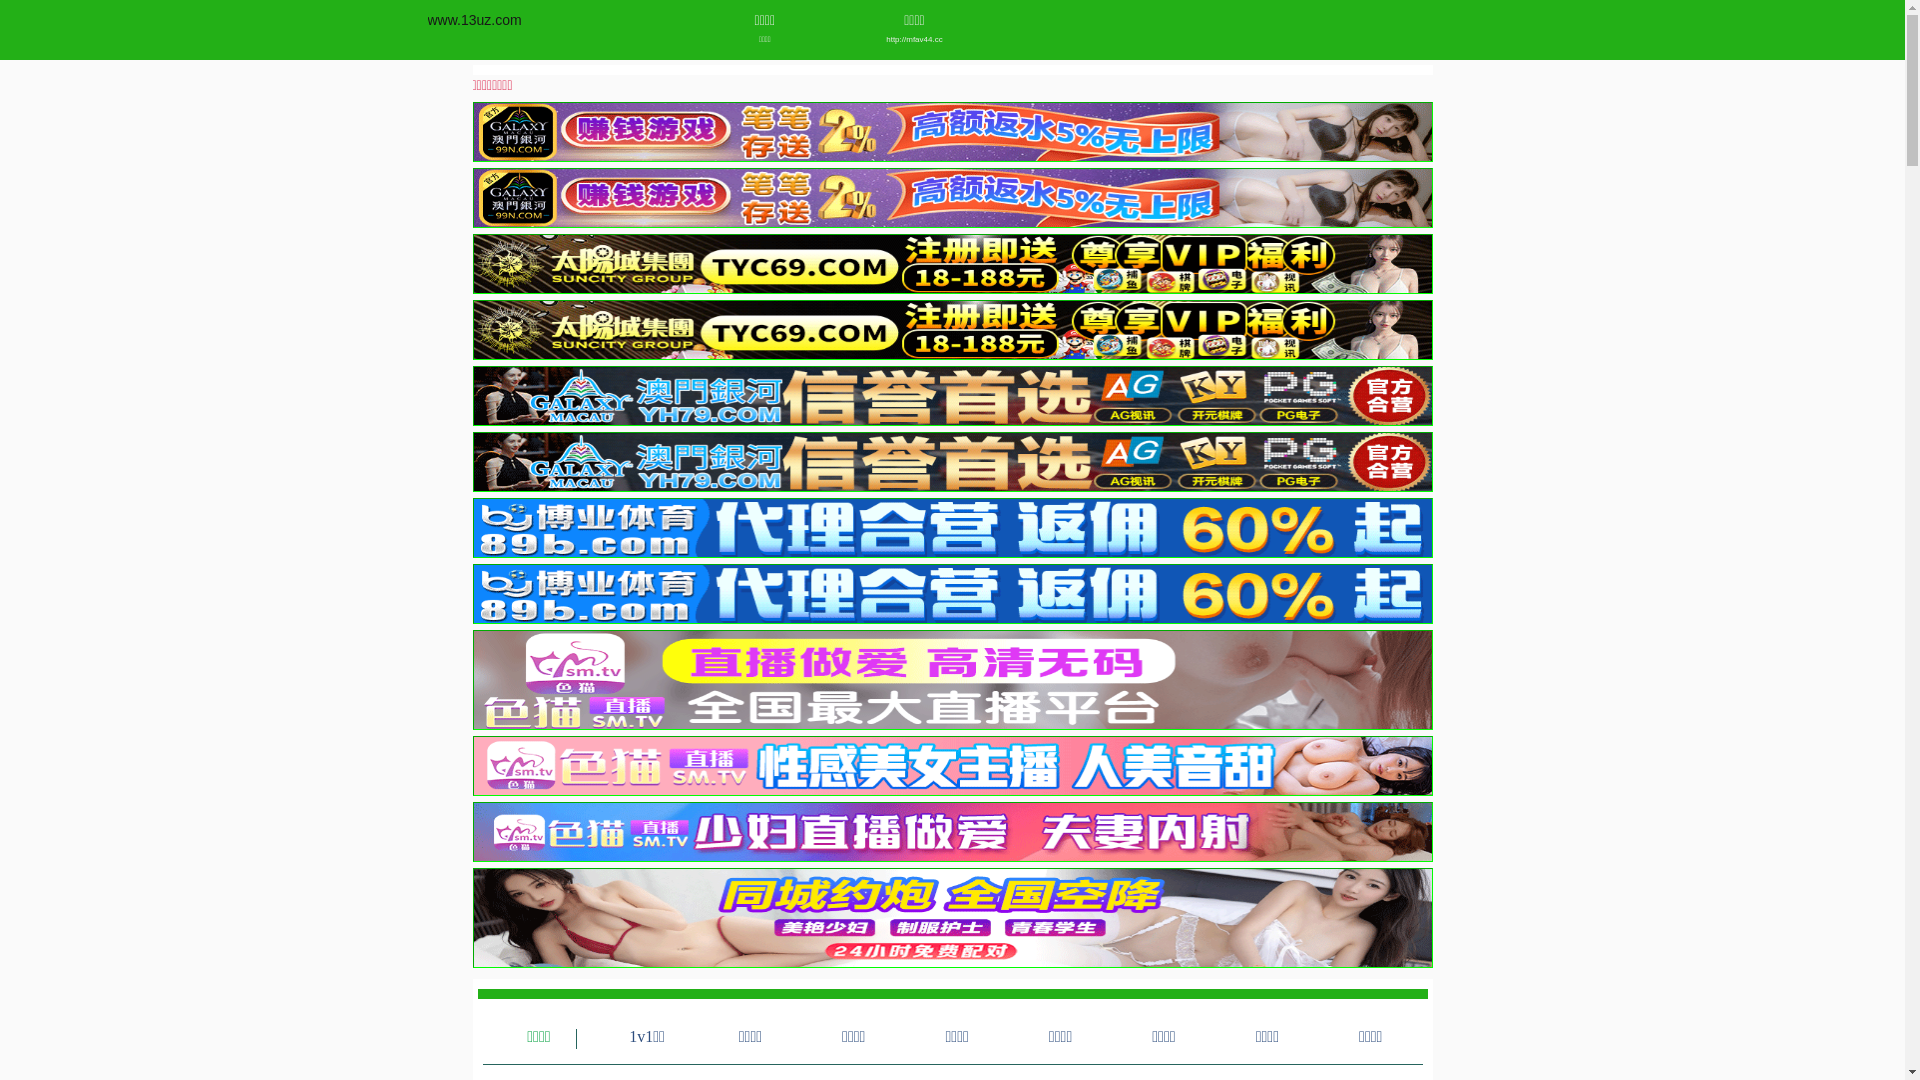 The height and width of the screenshot is (1080, 1920). Describe the element at coordinates (849, 39) in the screenshot. I see `'http://mfav44.cc'` at that location.